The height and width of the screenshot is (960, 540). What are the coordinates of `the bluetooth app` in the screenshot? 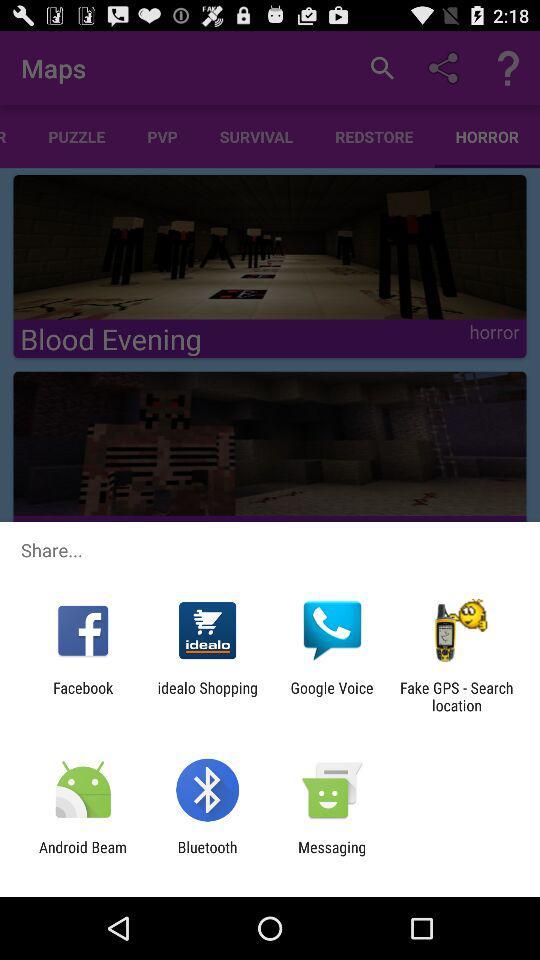 It's located at (206, 855).